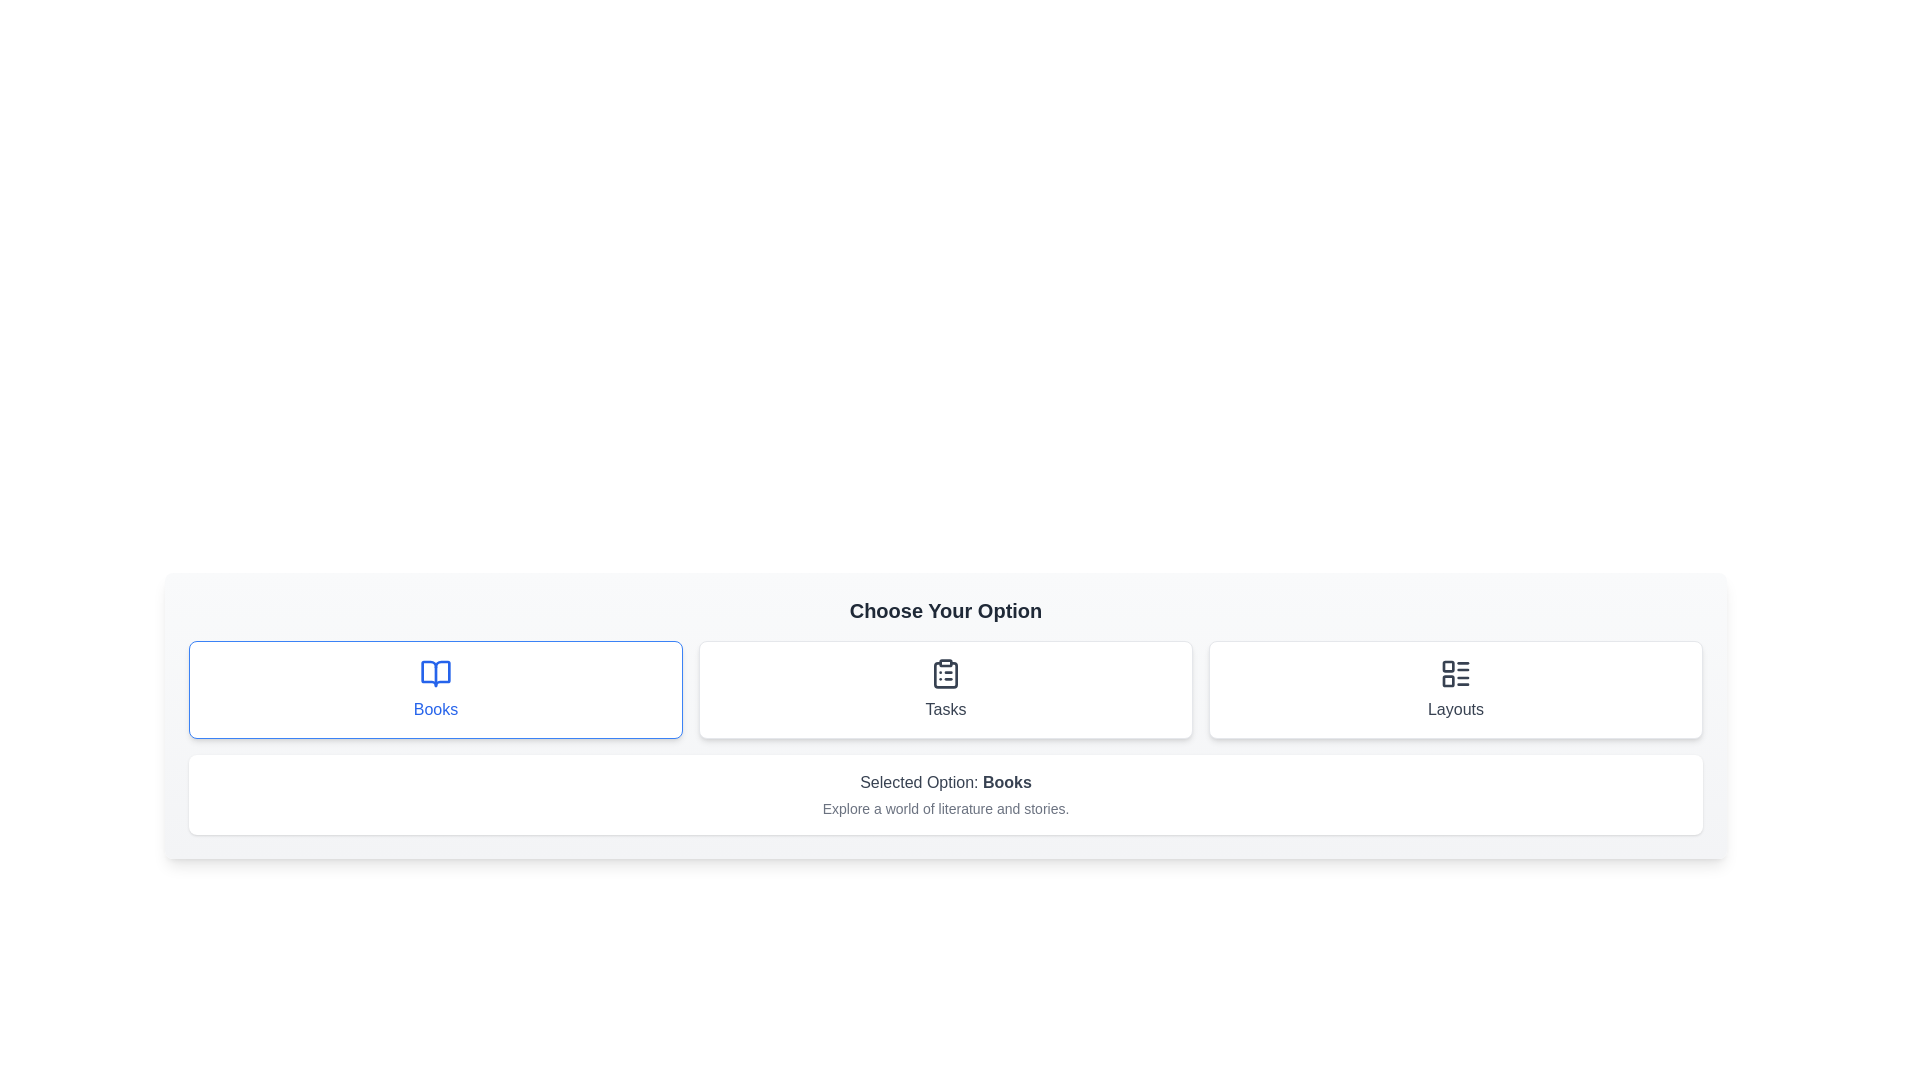 The width and height of the screenshot is (1920, 1080). I want to click on the decorative square icon representing a list layout option, located in the second row and first column of the grid, so click(1448, 680).